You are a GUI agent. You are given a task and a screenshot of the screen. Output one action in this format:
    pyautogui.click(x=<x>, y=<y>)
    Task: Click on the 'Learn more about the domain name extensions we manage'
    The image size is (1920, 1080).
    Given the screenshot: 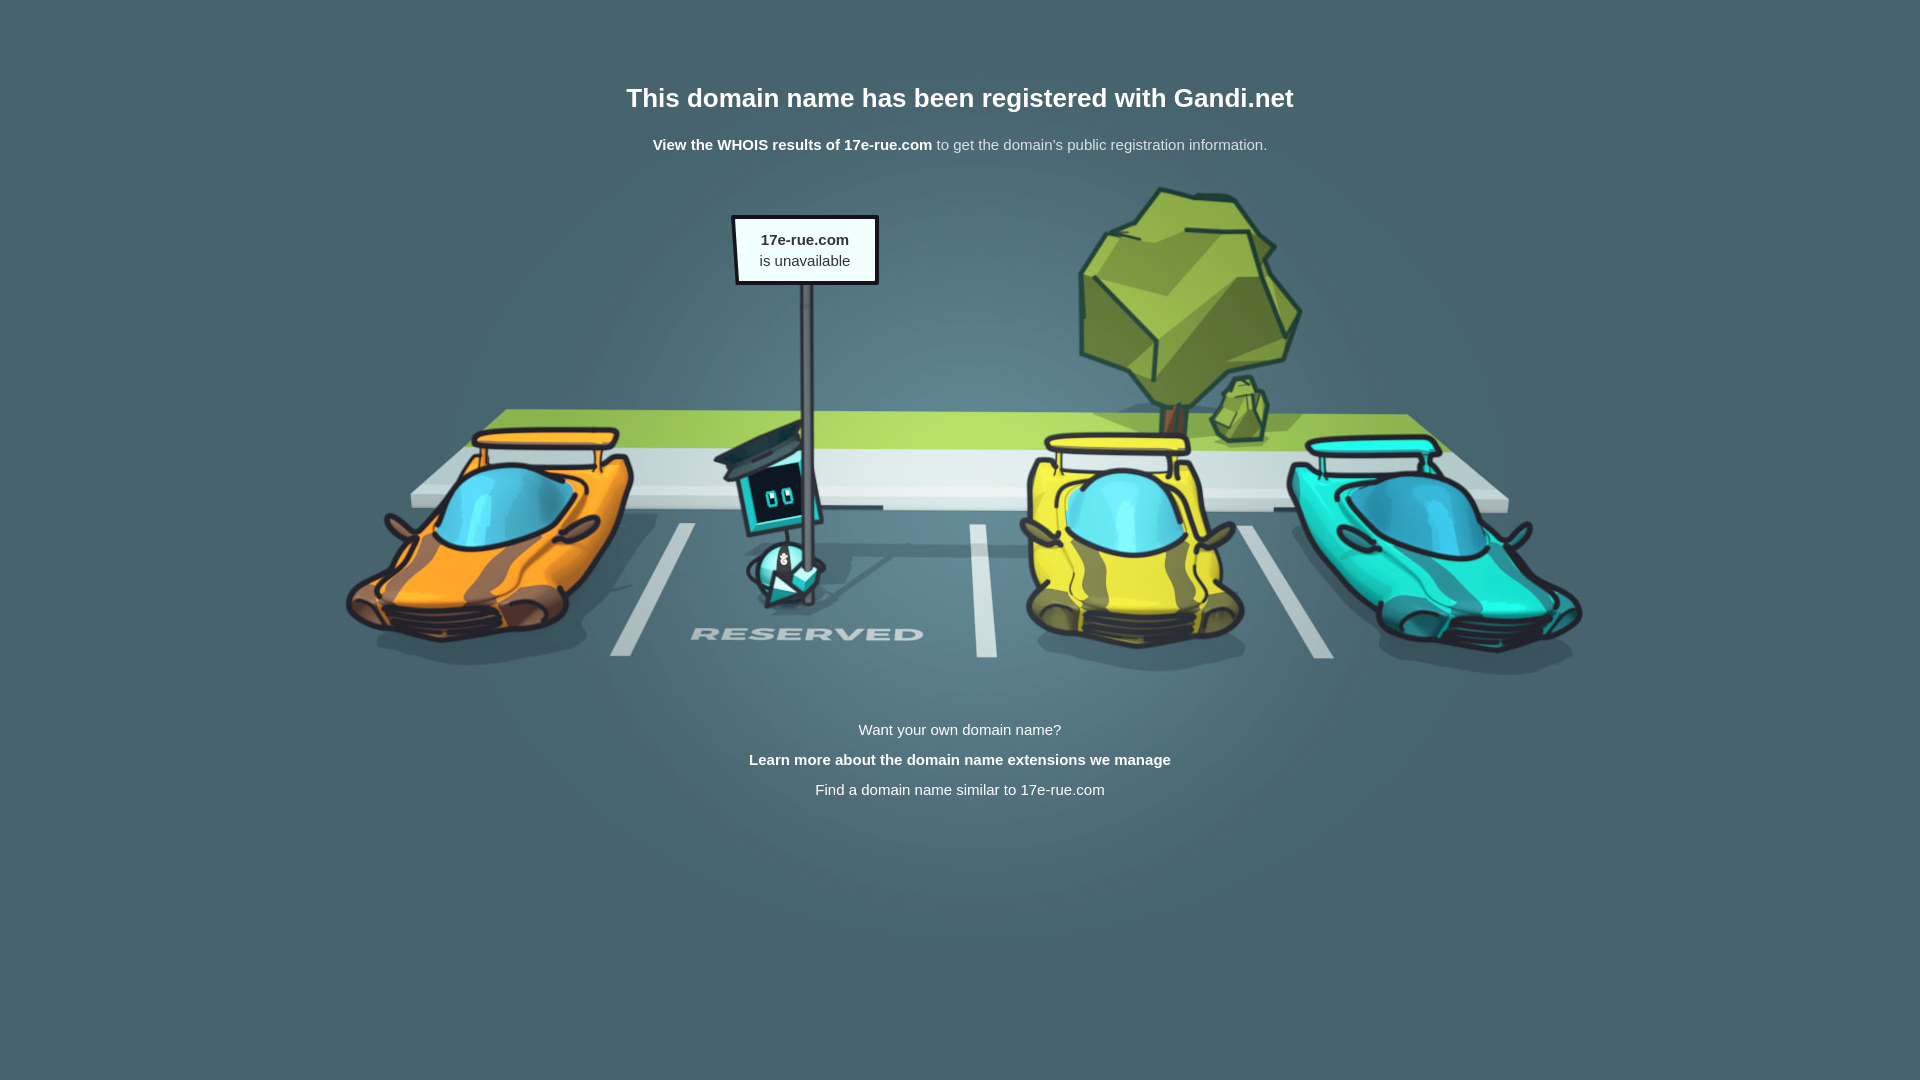 What is the action you would take?
    pyautogui.click(x=960, y=759)
    